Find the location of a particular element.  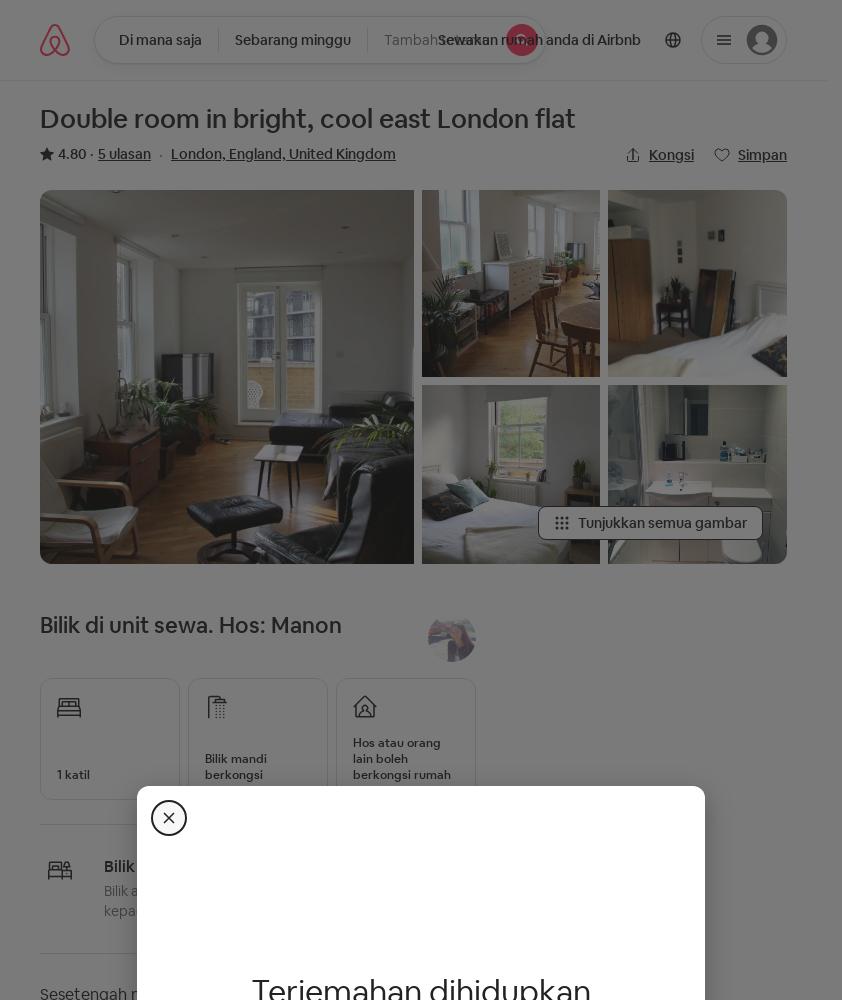

'Double room in bright, cool east London flat' is located at coordinates (308, 118).